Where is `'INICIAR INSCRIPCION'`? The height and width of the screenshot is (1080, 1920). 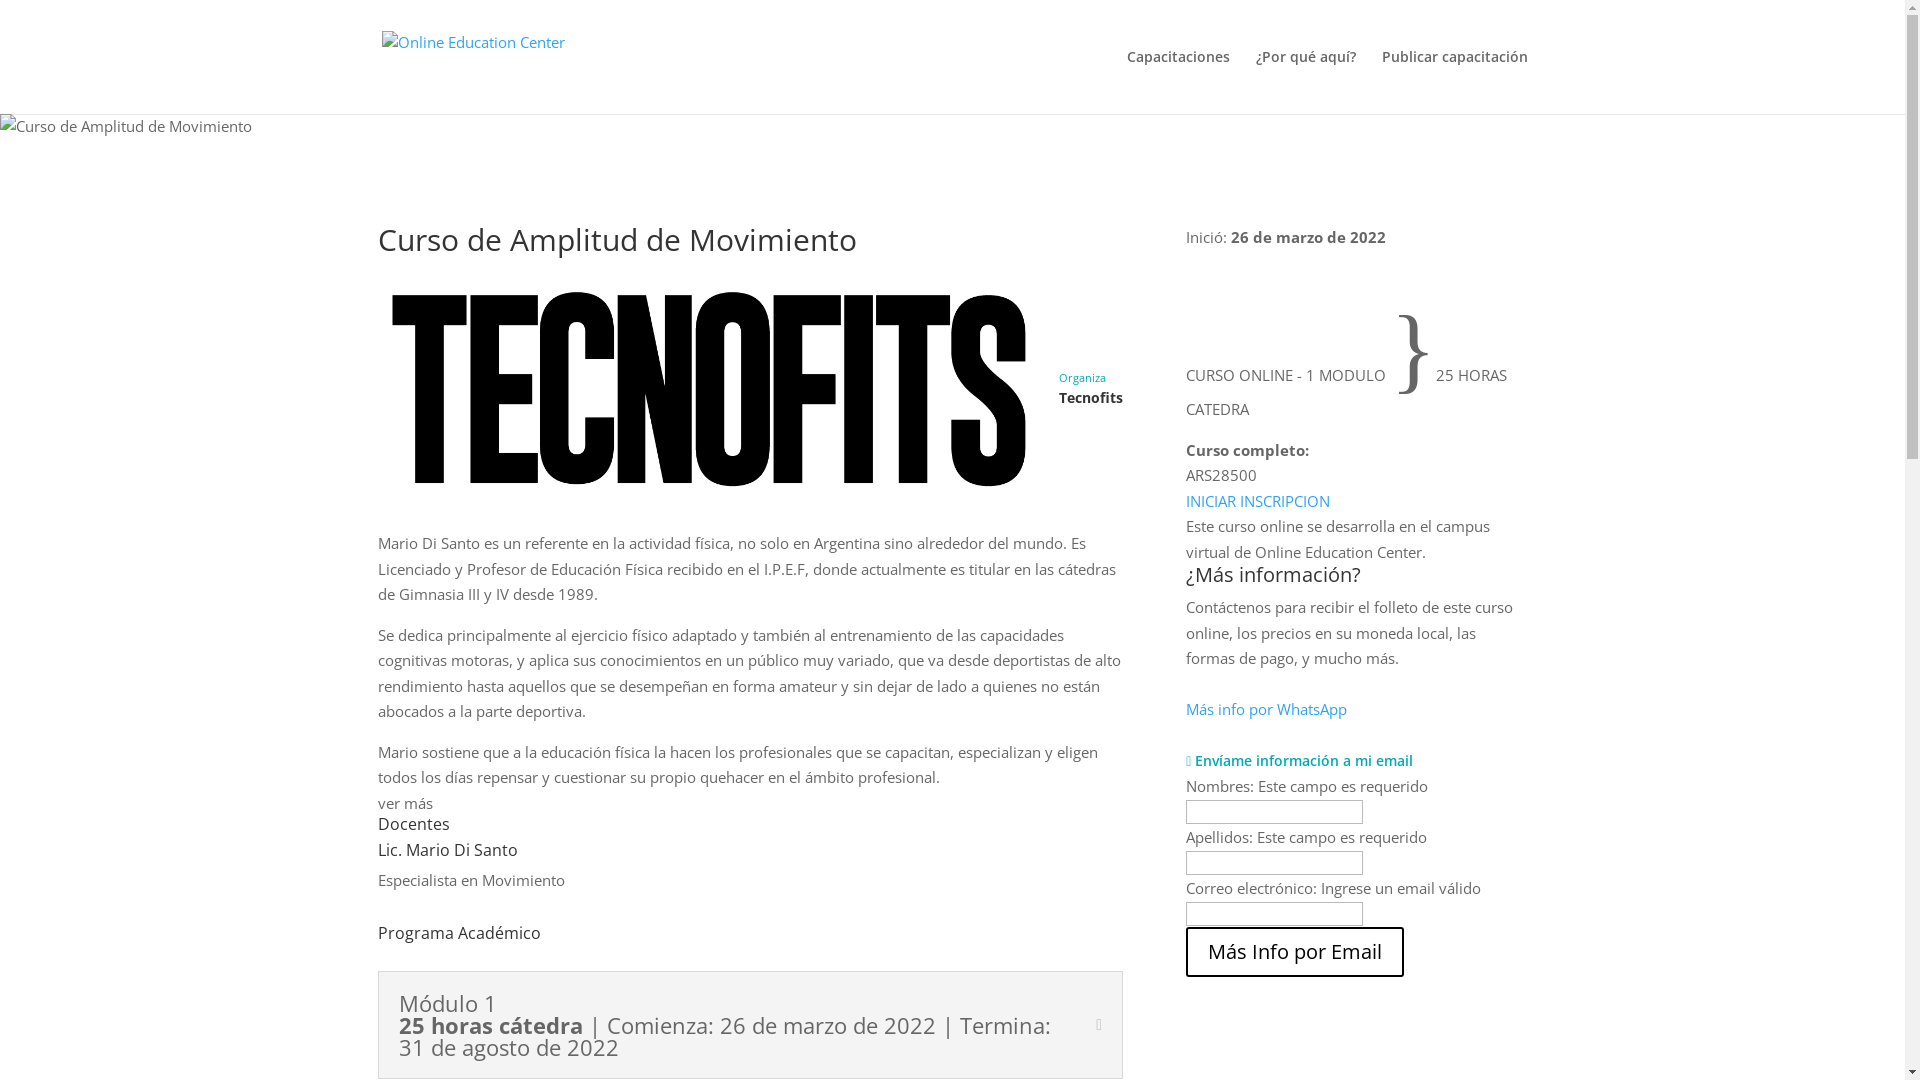
'INICIAR INSCRIPCION' is located at coordinates (1185, 499).